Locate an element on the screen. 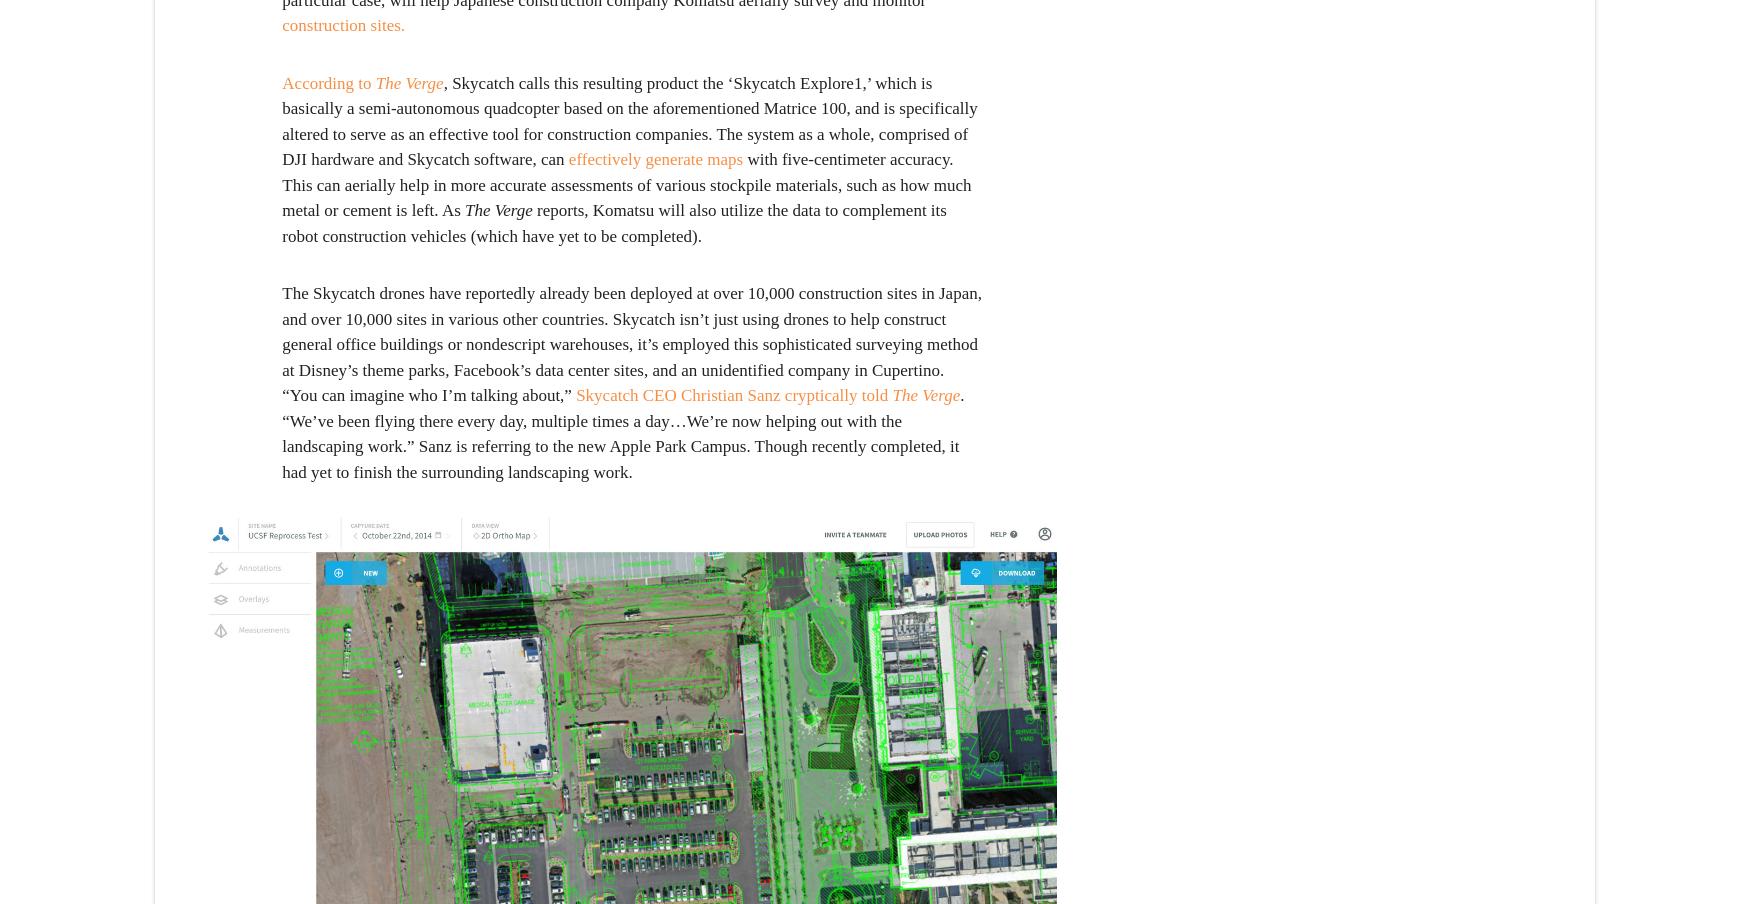  'construction sites.' is located at coordinates (343, 24).